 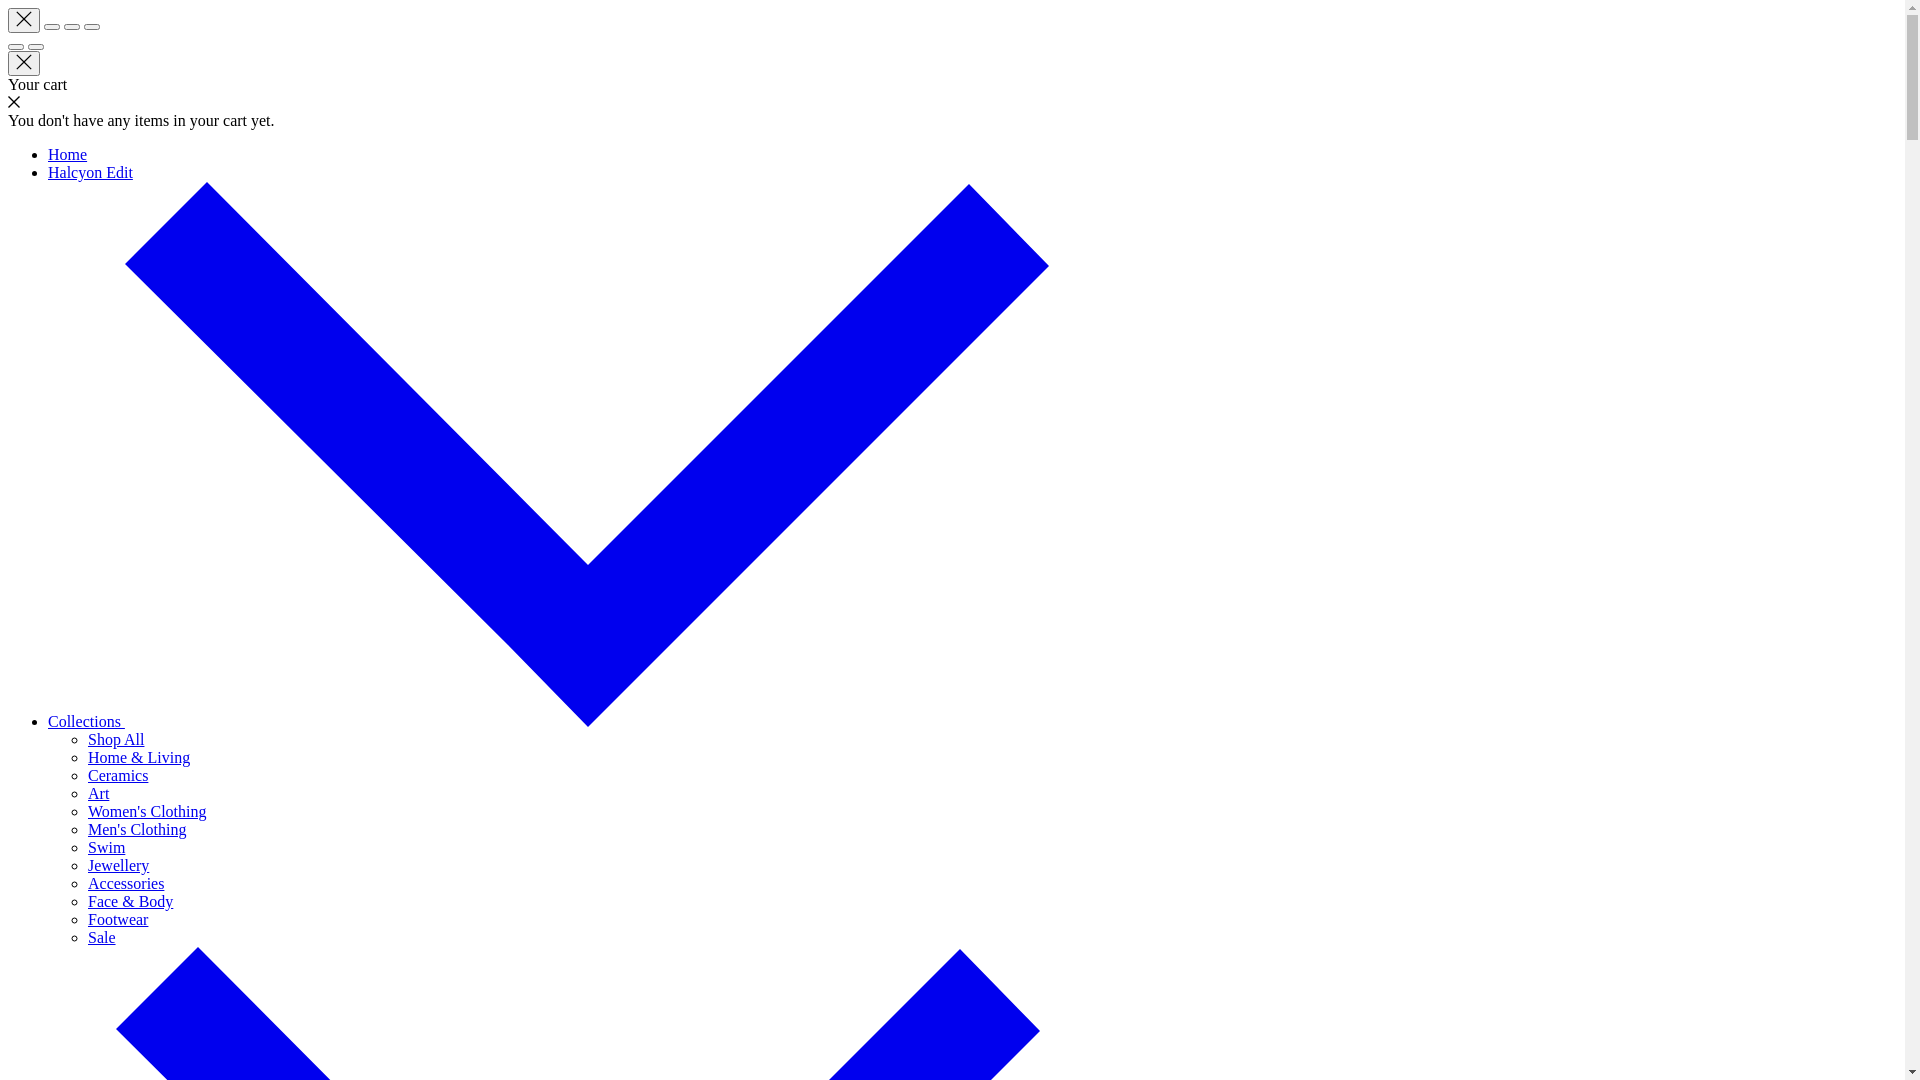 What do you see at coordinates (24, 62) in the screenshot?
I see `'Close Thin Icon'` at bounding box center [24, 62].